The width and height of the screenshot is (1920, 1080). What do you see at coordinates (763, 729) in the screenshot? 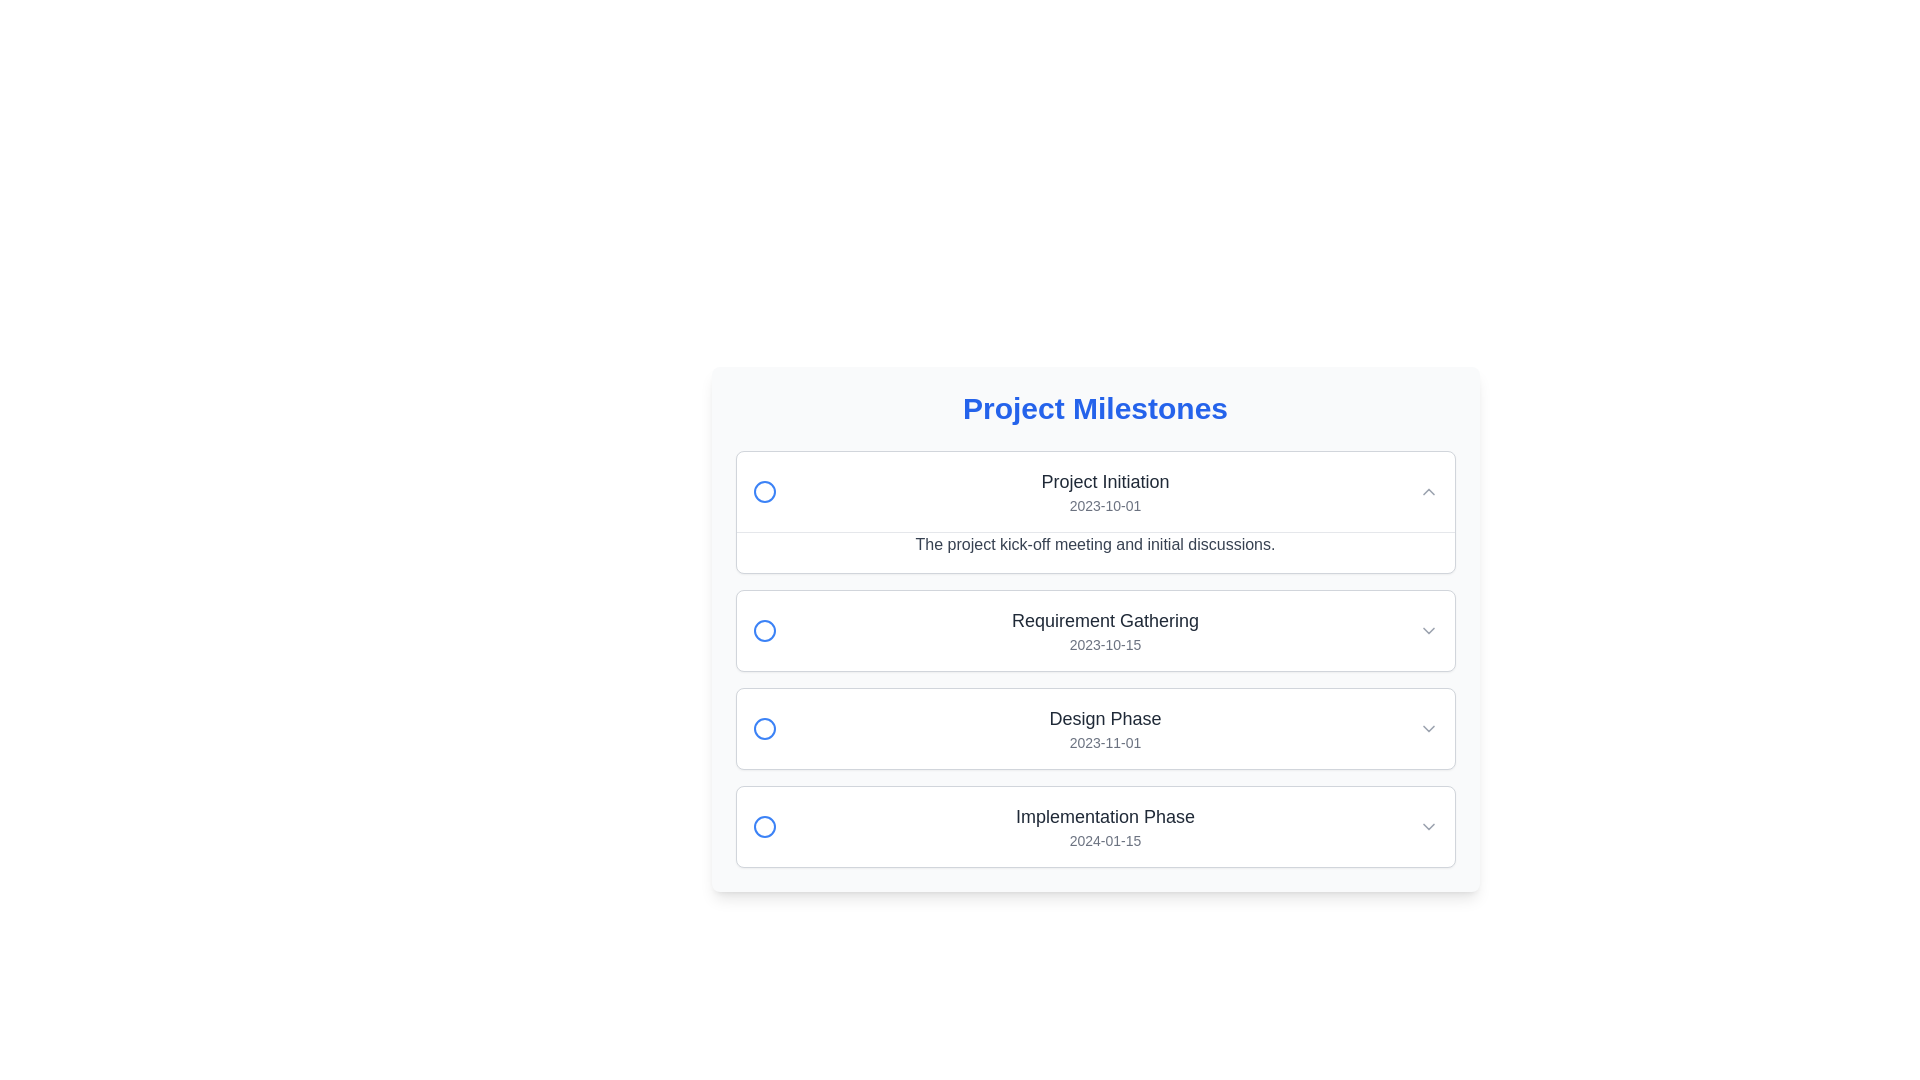
I see `the third circular graphic that visually indicates the 'Design Phase' milestone, which is positioned left of the 'Design Phase' entry` at bounding box center [763, 729].